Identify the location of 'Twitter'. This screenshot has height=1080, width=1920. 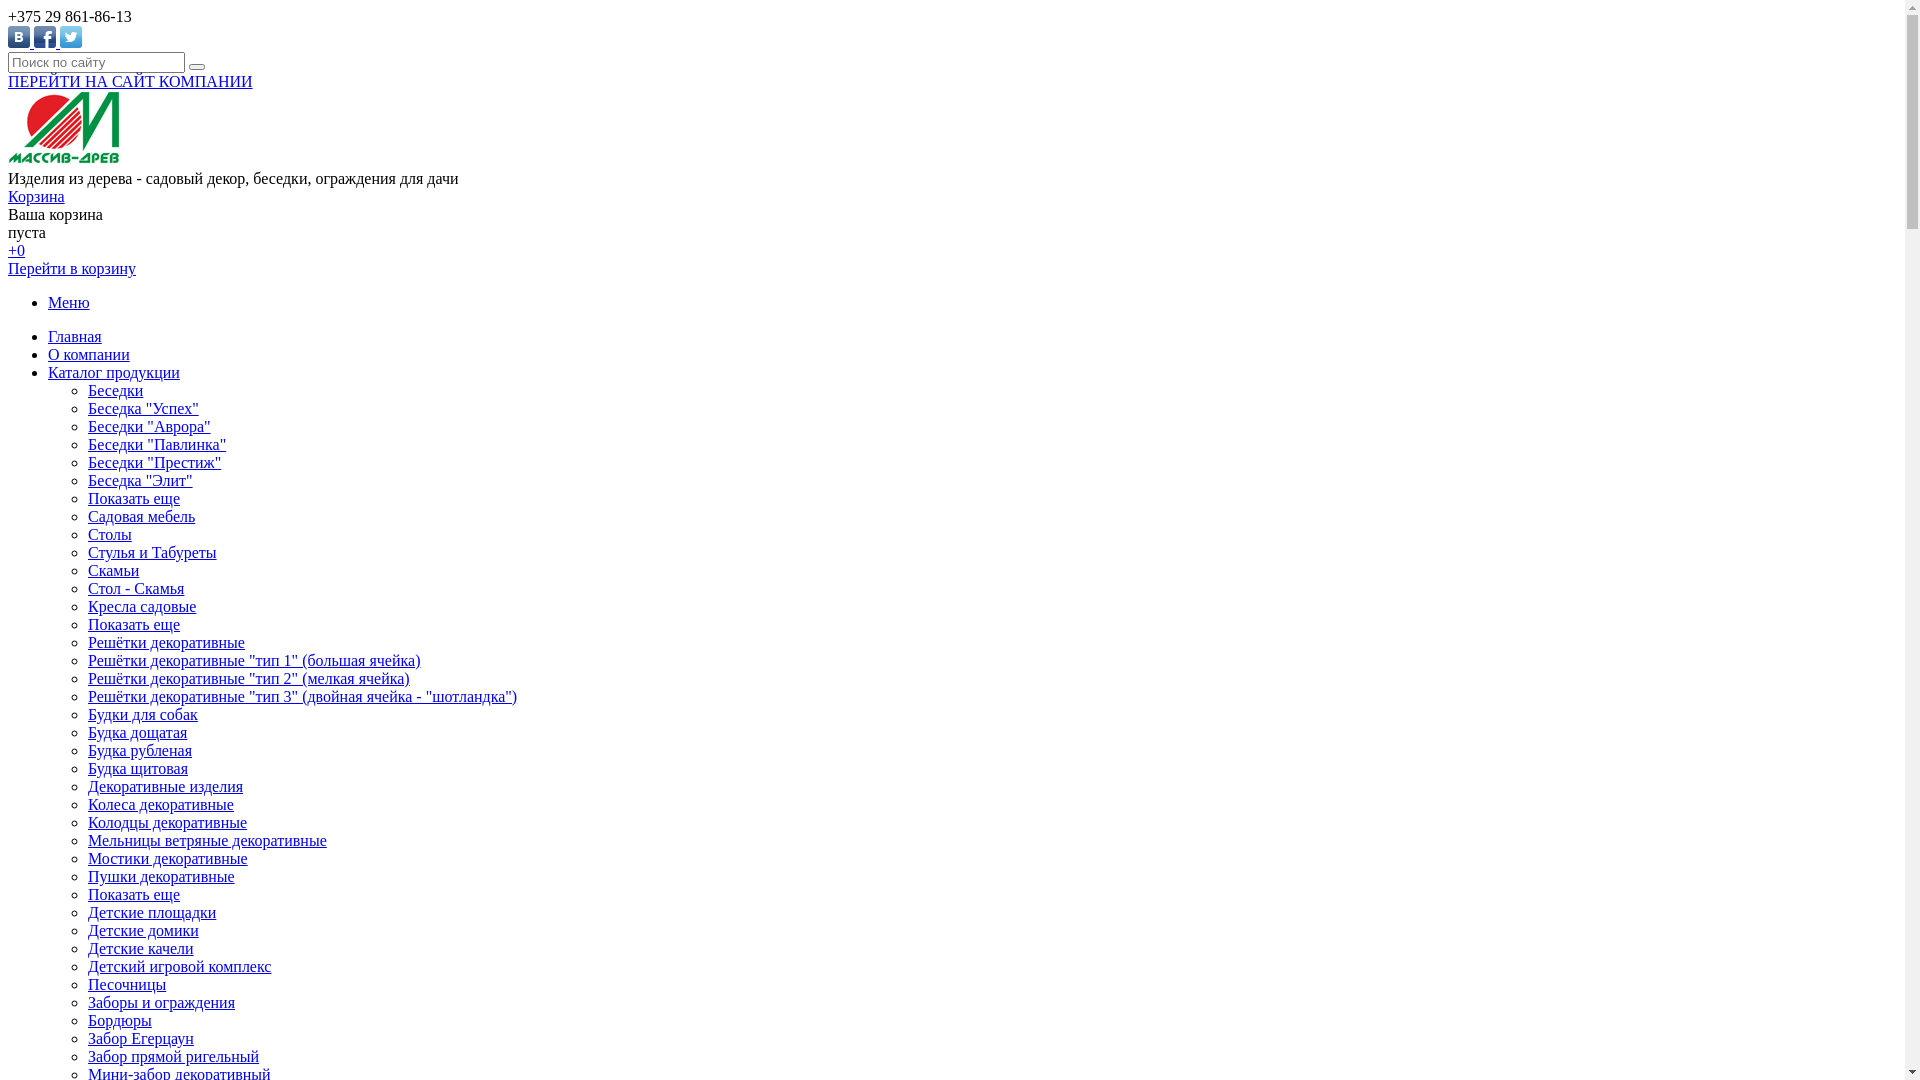
(71, 37).